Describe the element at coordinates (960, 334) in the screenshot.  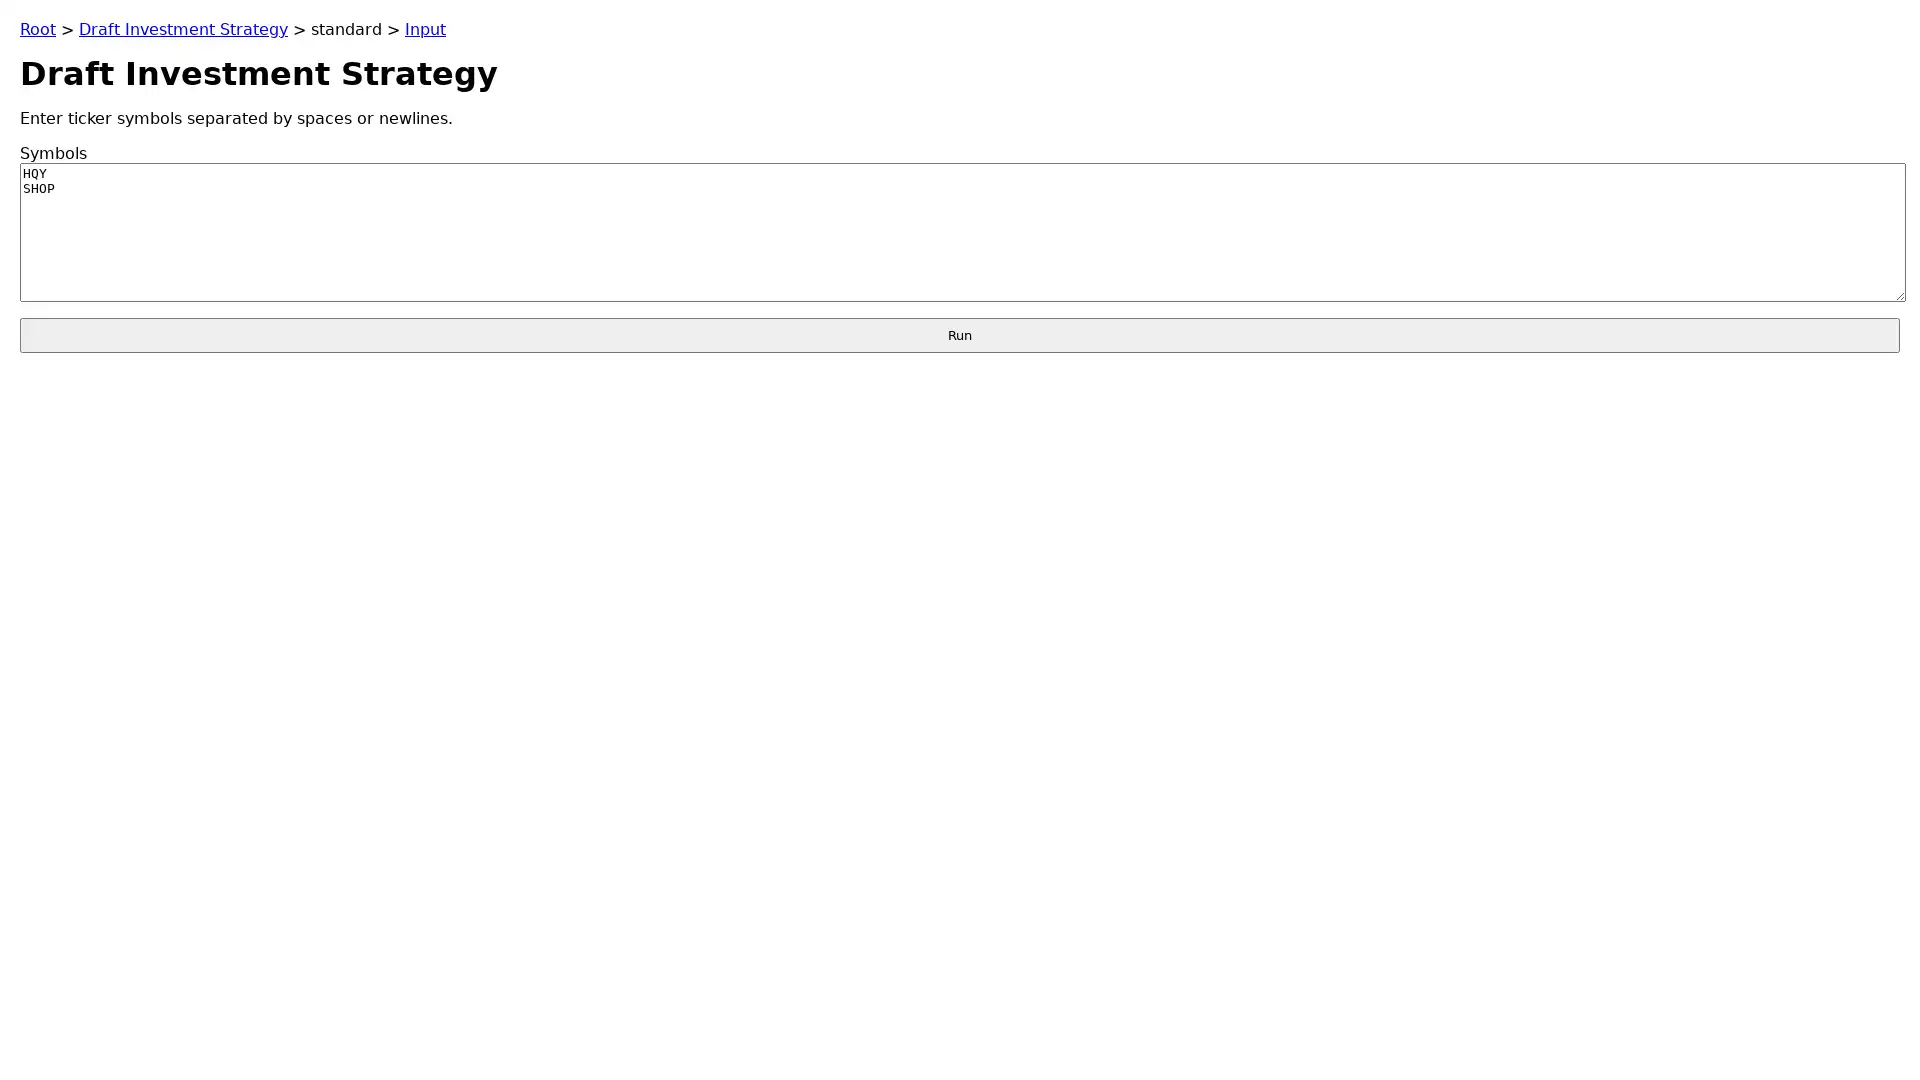
I see `Run` at that location.